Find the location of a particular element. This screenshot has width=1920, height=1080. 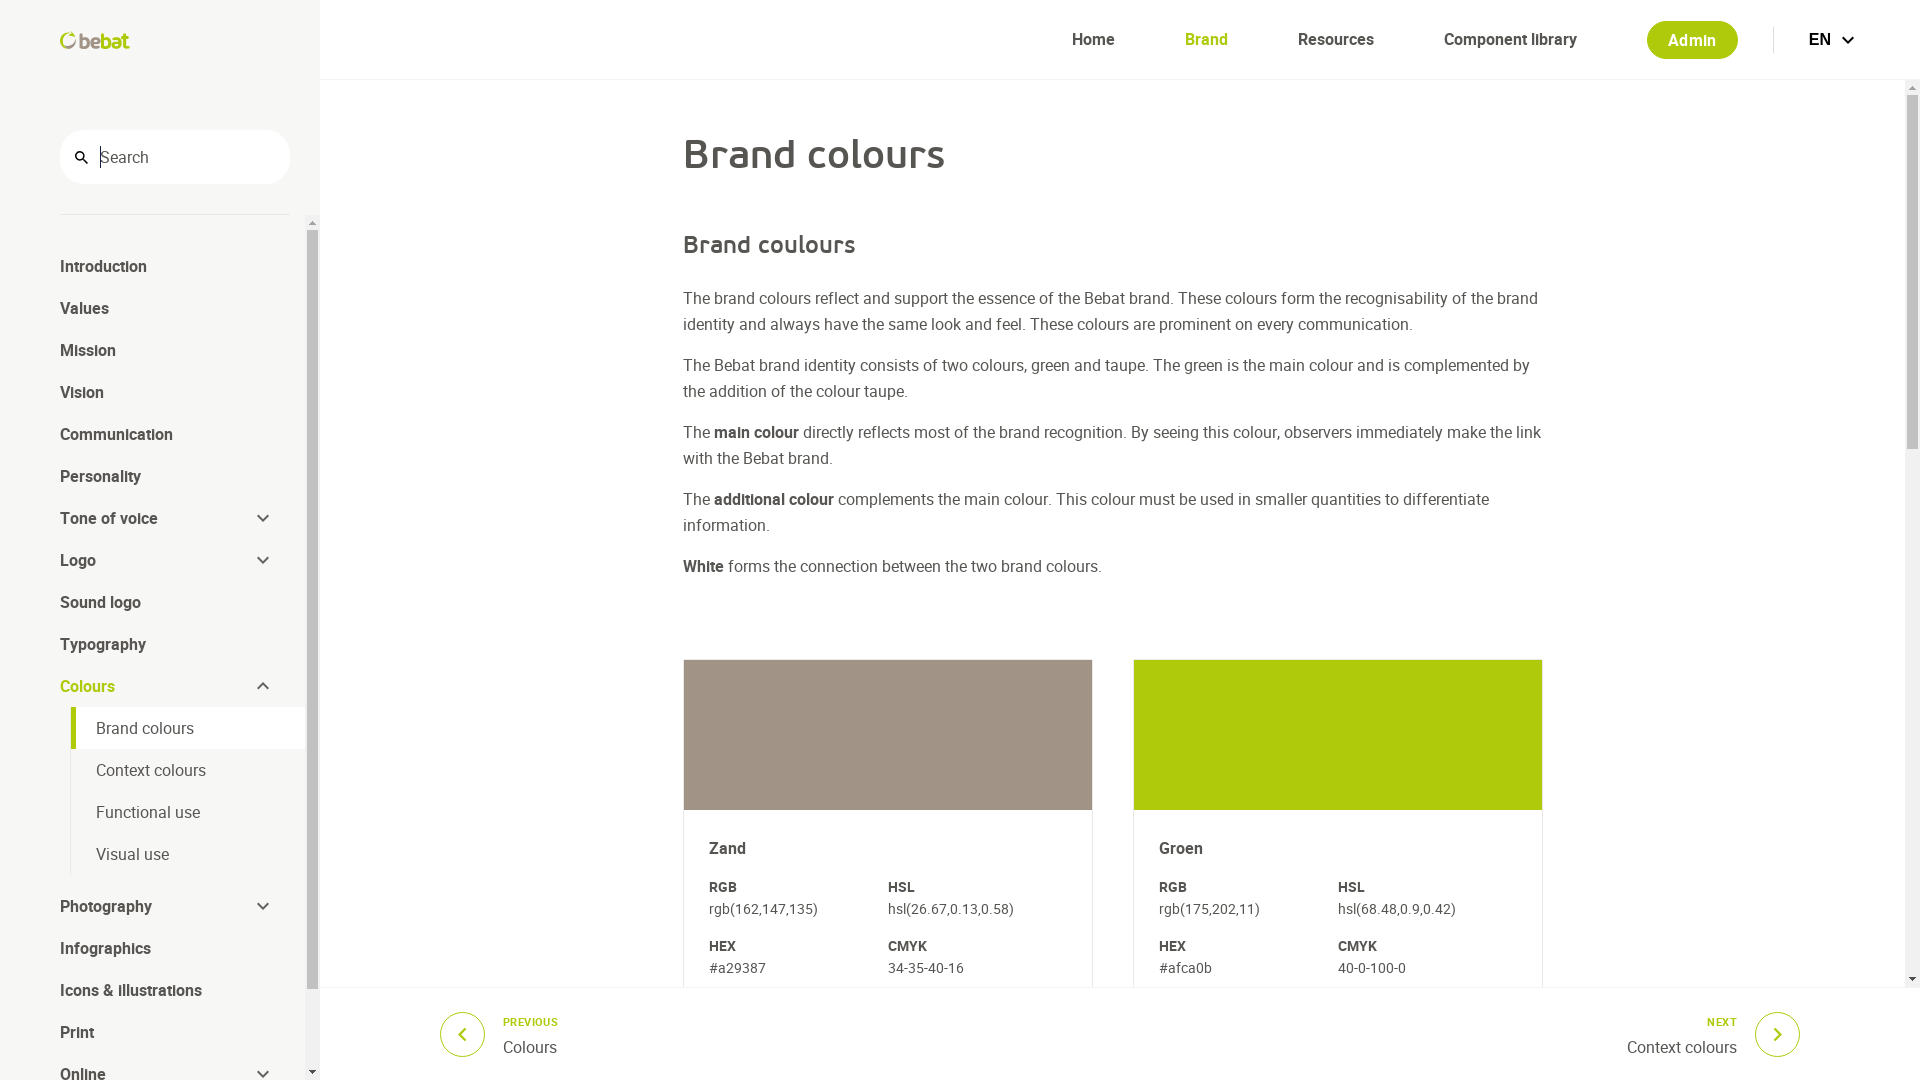

'Personality' is located at coordinates (167, 475).